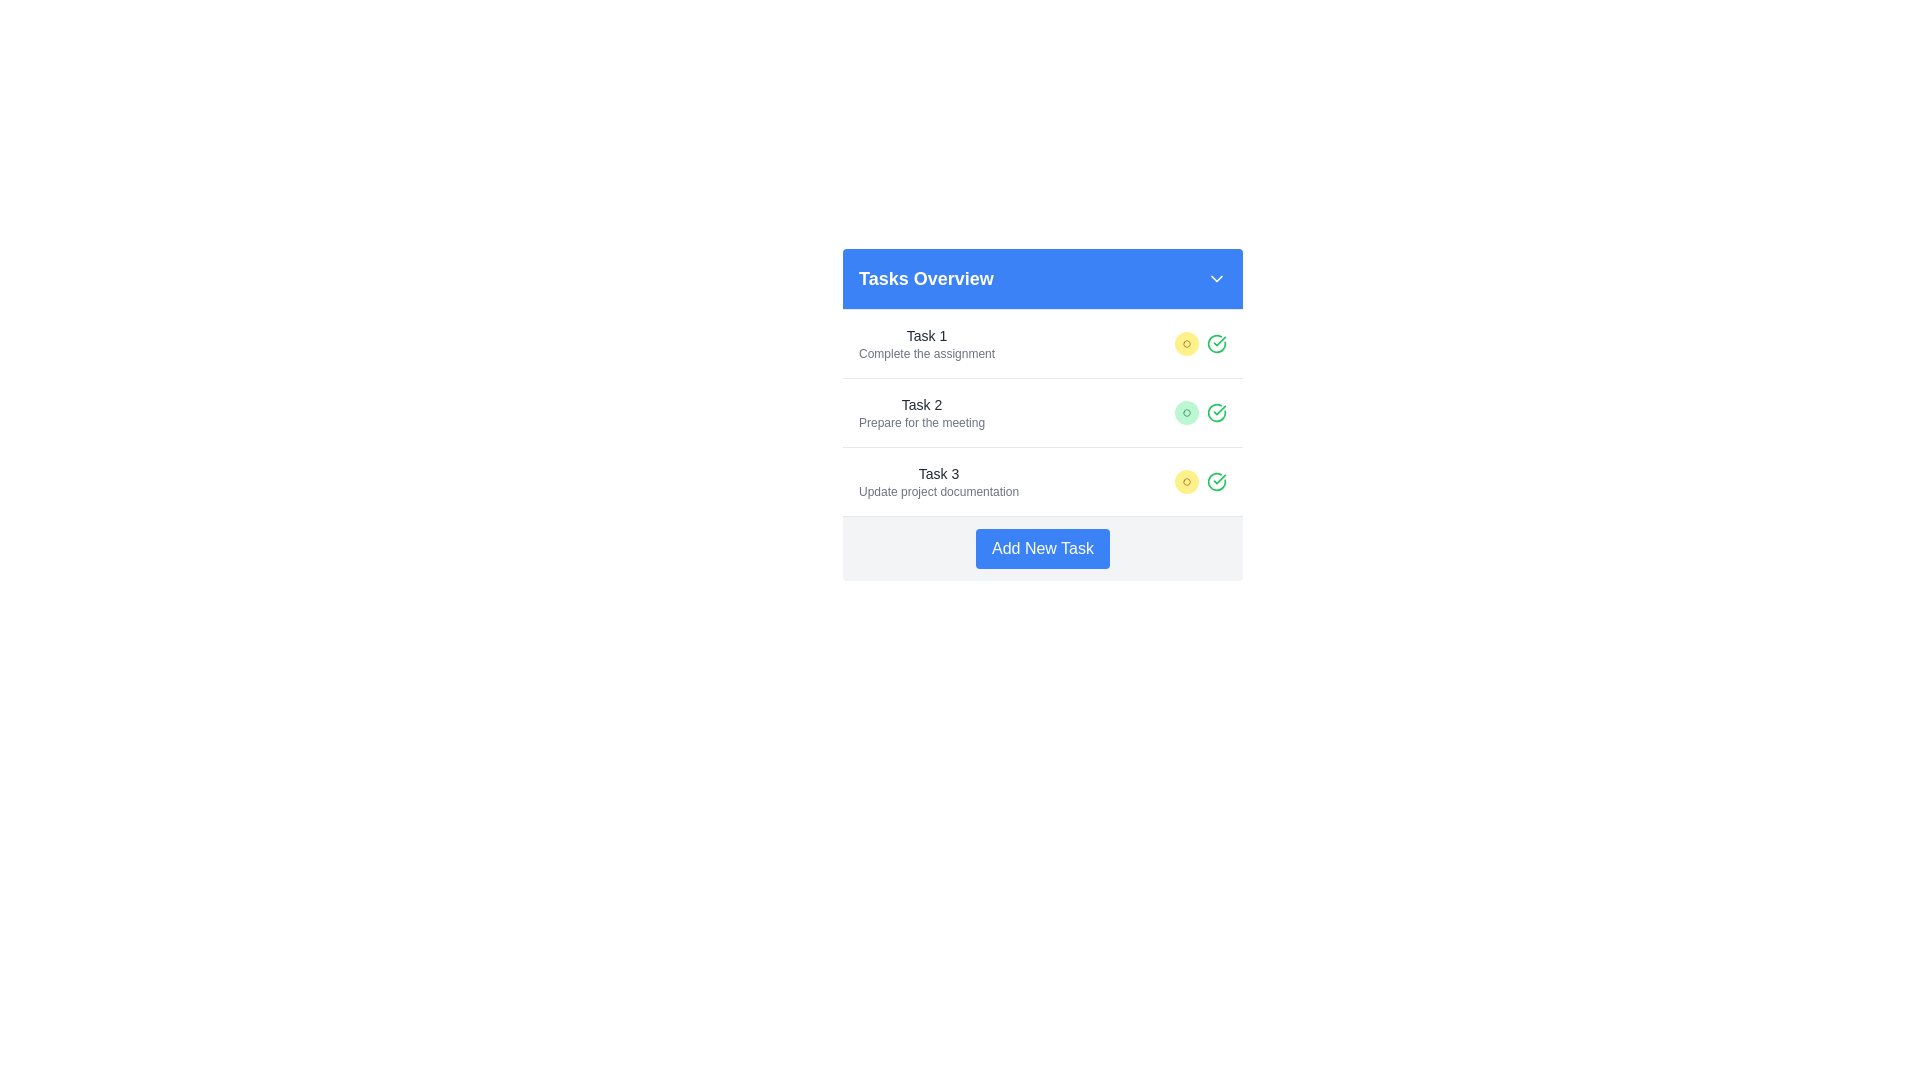 This screenshot has width=1920, height=1080. Describe the element at coordinates (938, 482) in the screenshot. I see `task information displayed in the text block with a title and subtitle, located in the third row of the task list under the 'Tasks Overview' header` at that location.